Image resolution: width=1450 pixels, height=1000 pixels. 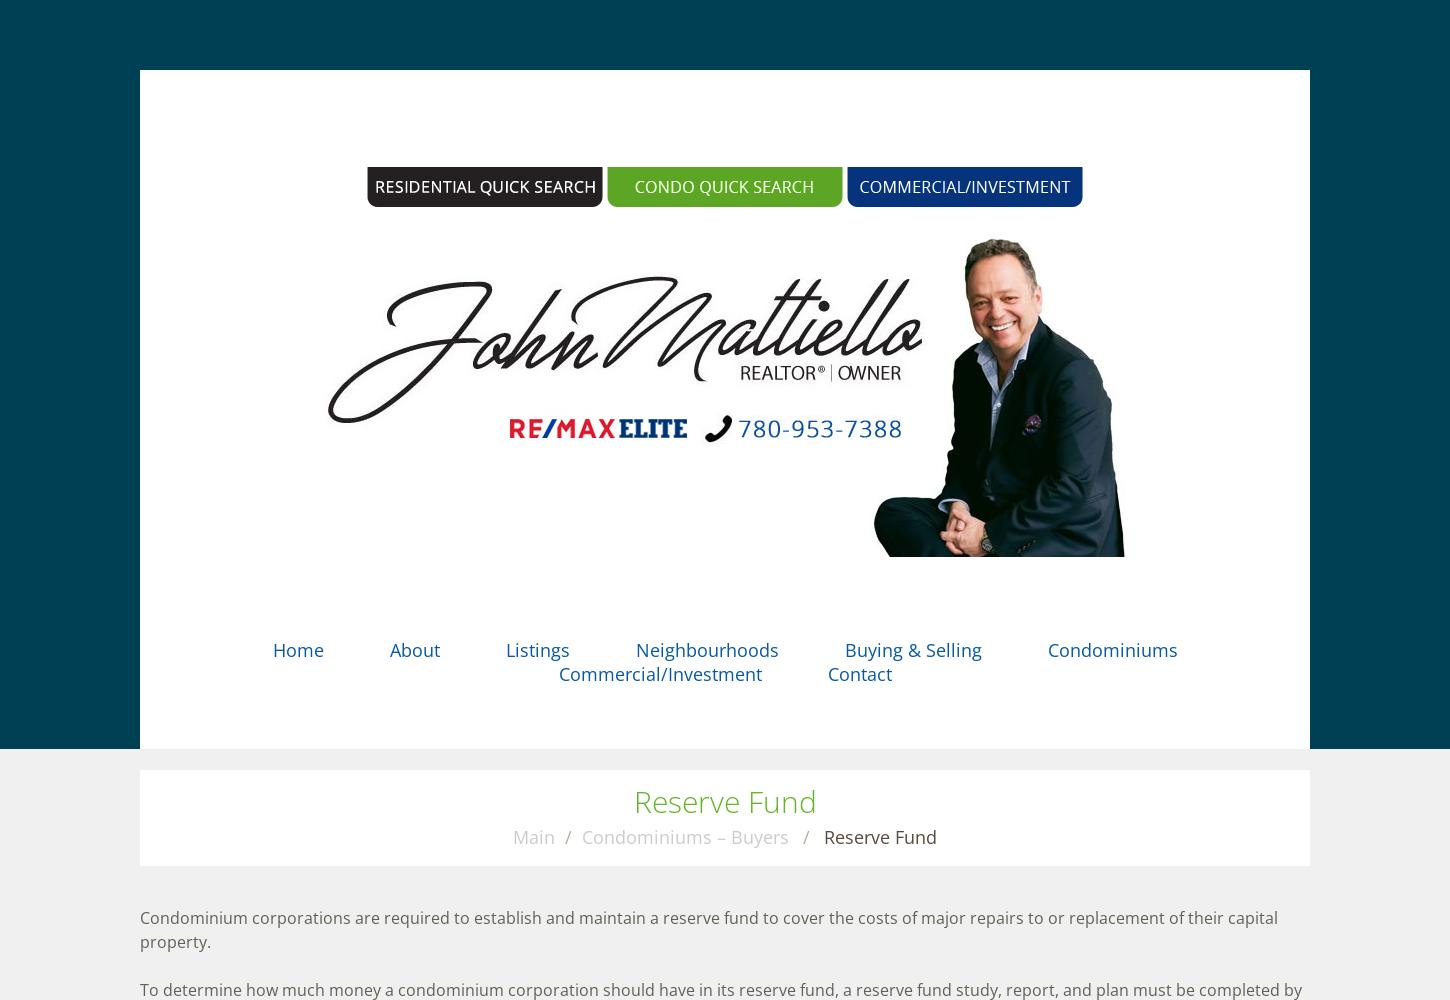 I want to click on 'Main', so click(x=534, y=836).